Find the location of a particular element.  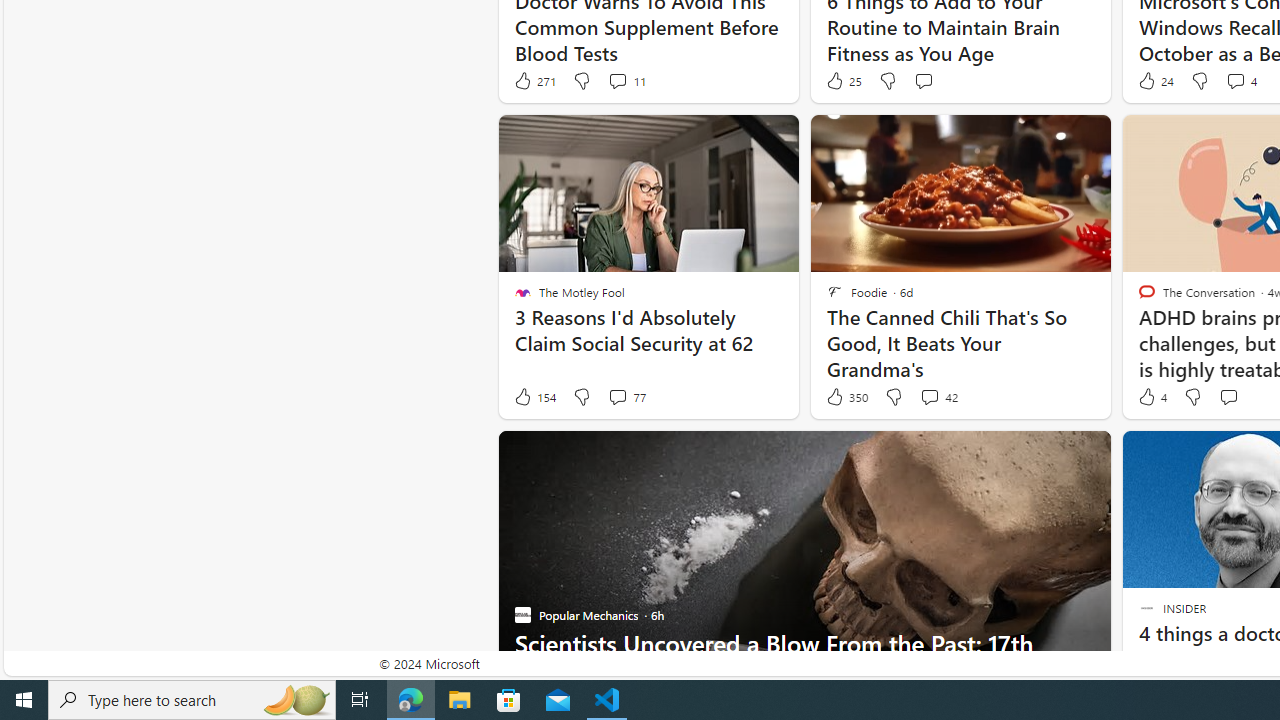

'View comments 42 Comment' is located at coordinates (928, 397).